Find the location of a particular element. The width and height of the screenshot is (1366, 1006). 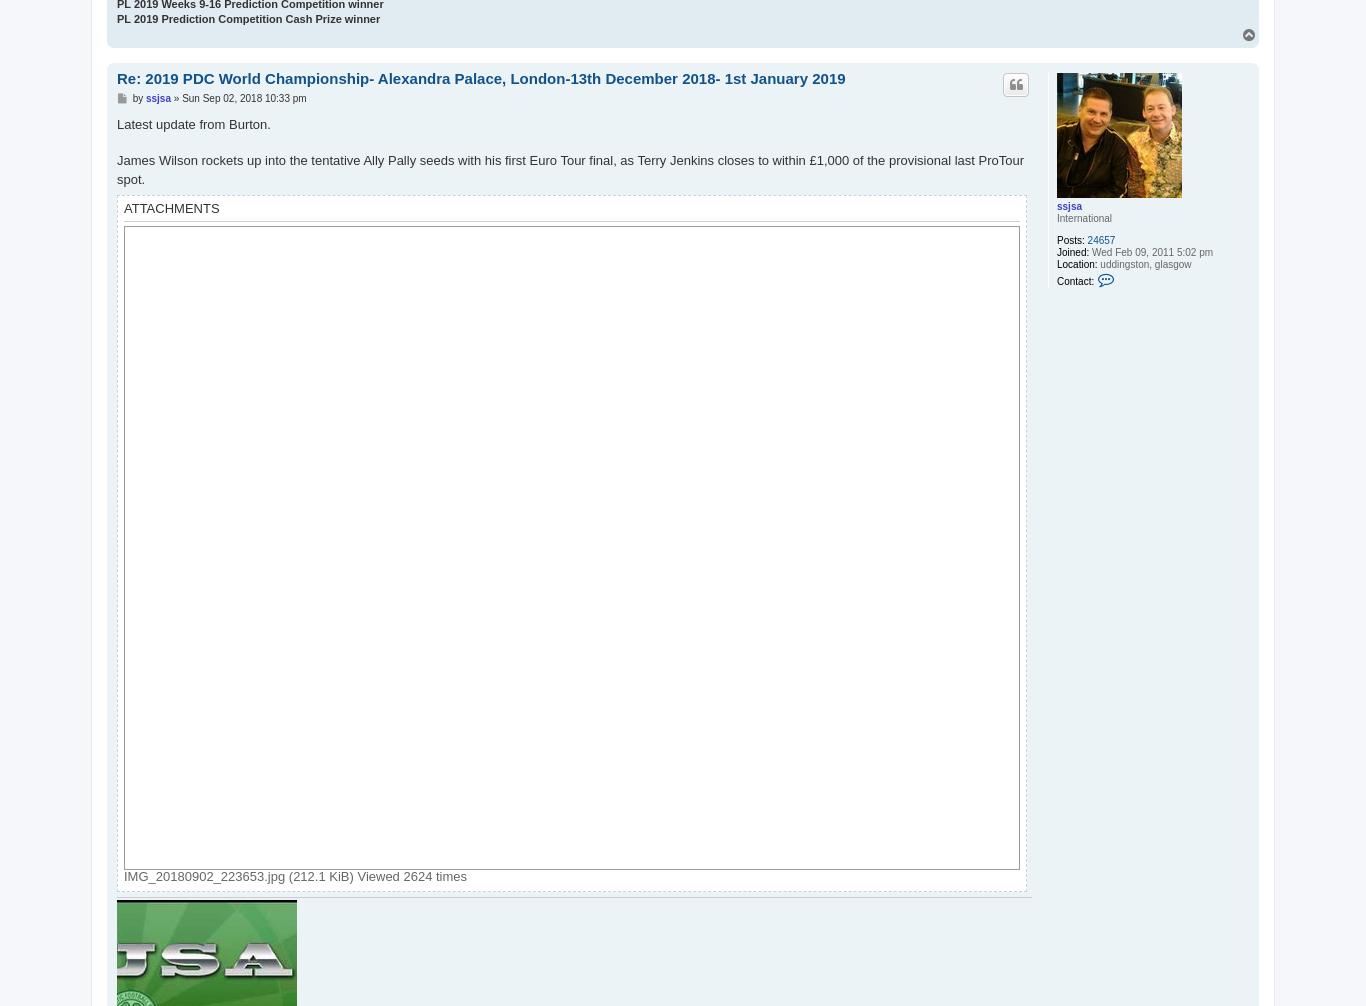

'Latest update from Burton.' is located at coordinates (116, 123).